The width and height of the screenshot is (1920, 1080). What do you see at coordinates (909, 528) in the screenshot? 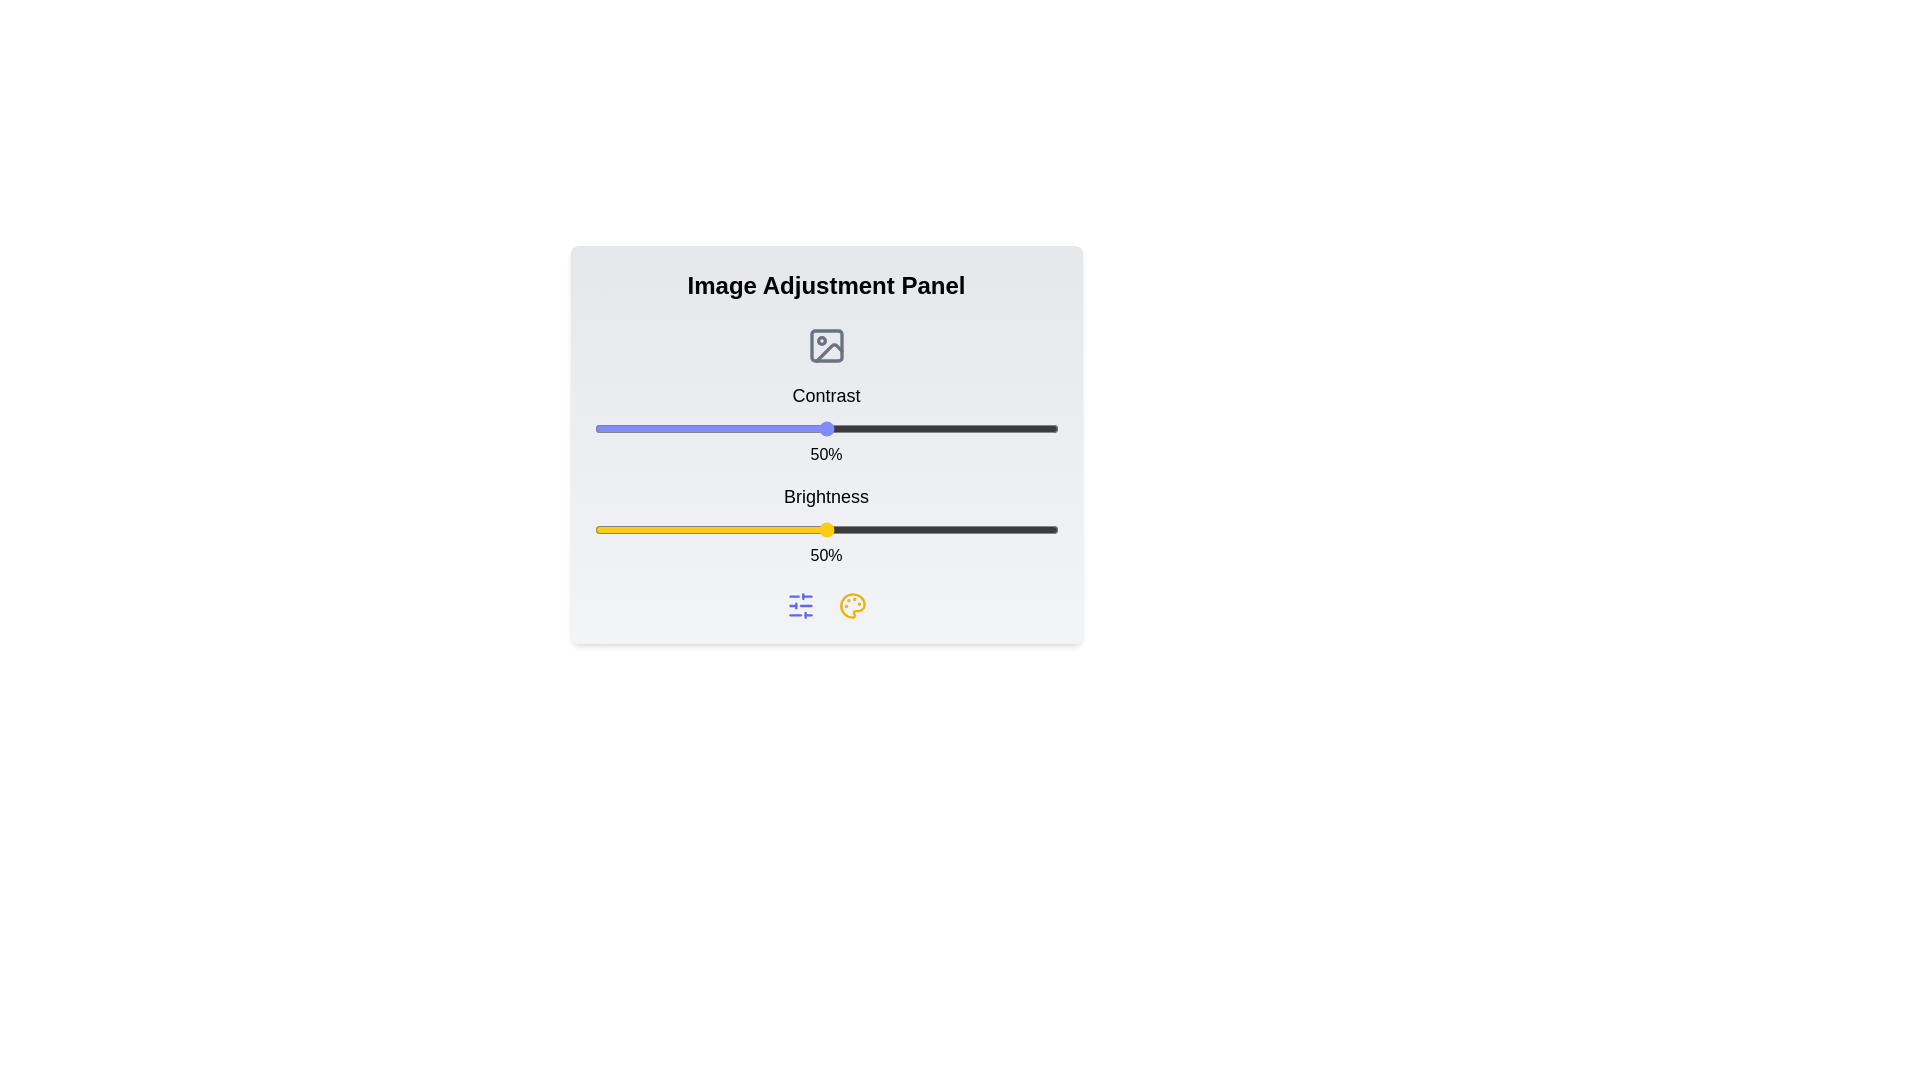
I see `the brightness slider to 68%` at bounding box center [909, 528].